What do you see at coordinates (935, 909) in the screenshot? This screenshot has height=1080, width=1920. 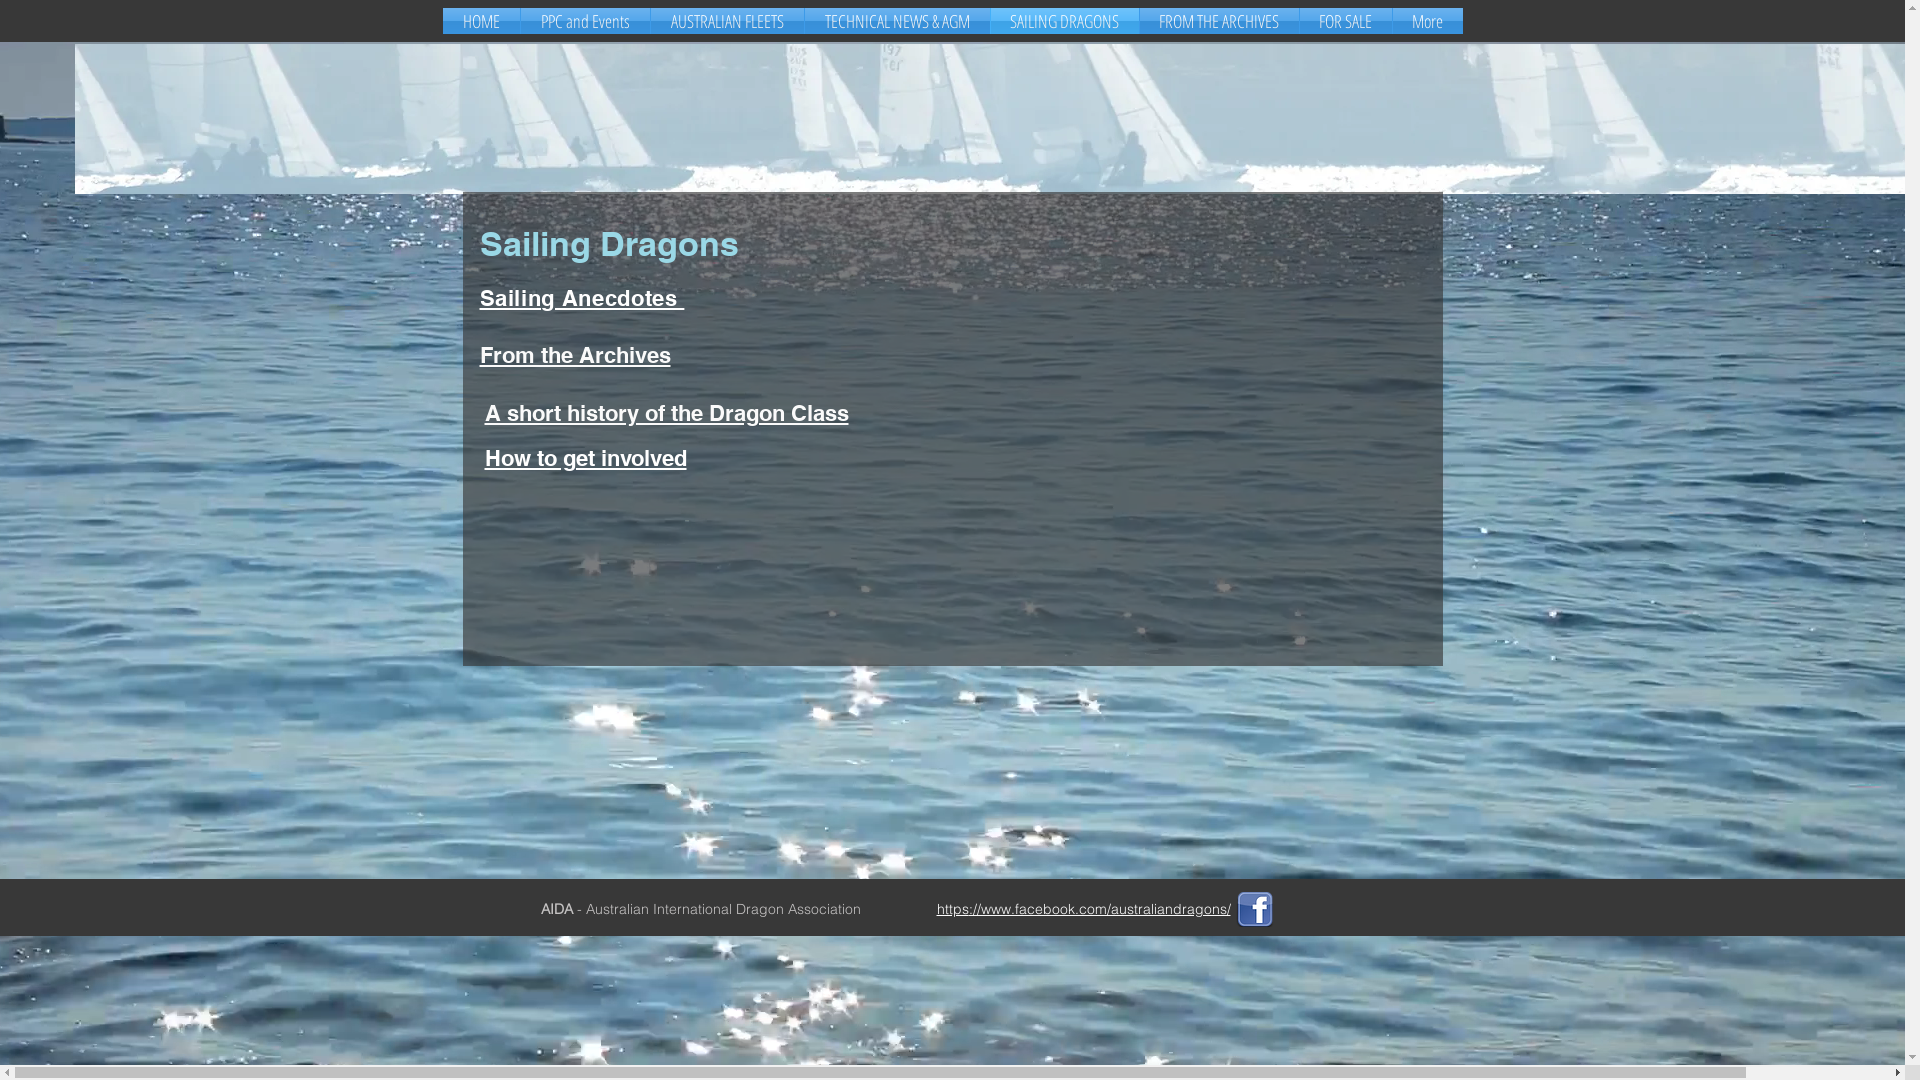 I see `'https'` at bounding box center [935, 909].